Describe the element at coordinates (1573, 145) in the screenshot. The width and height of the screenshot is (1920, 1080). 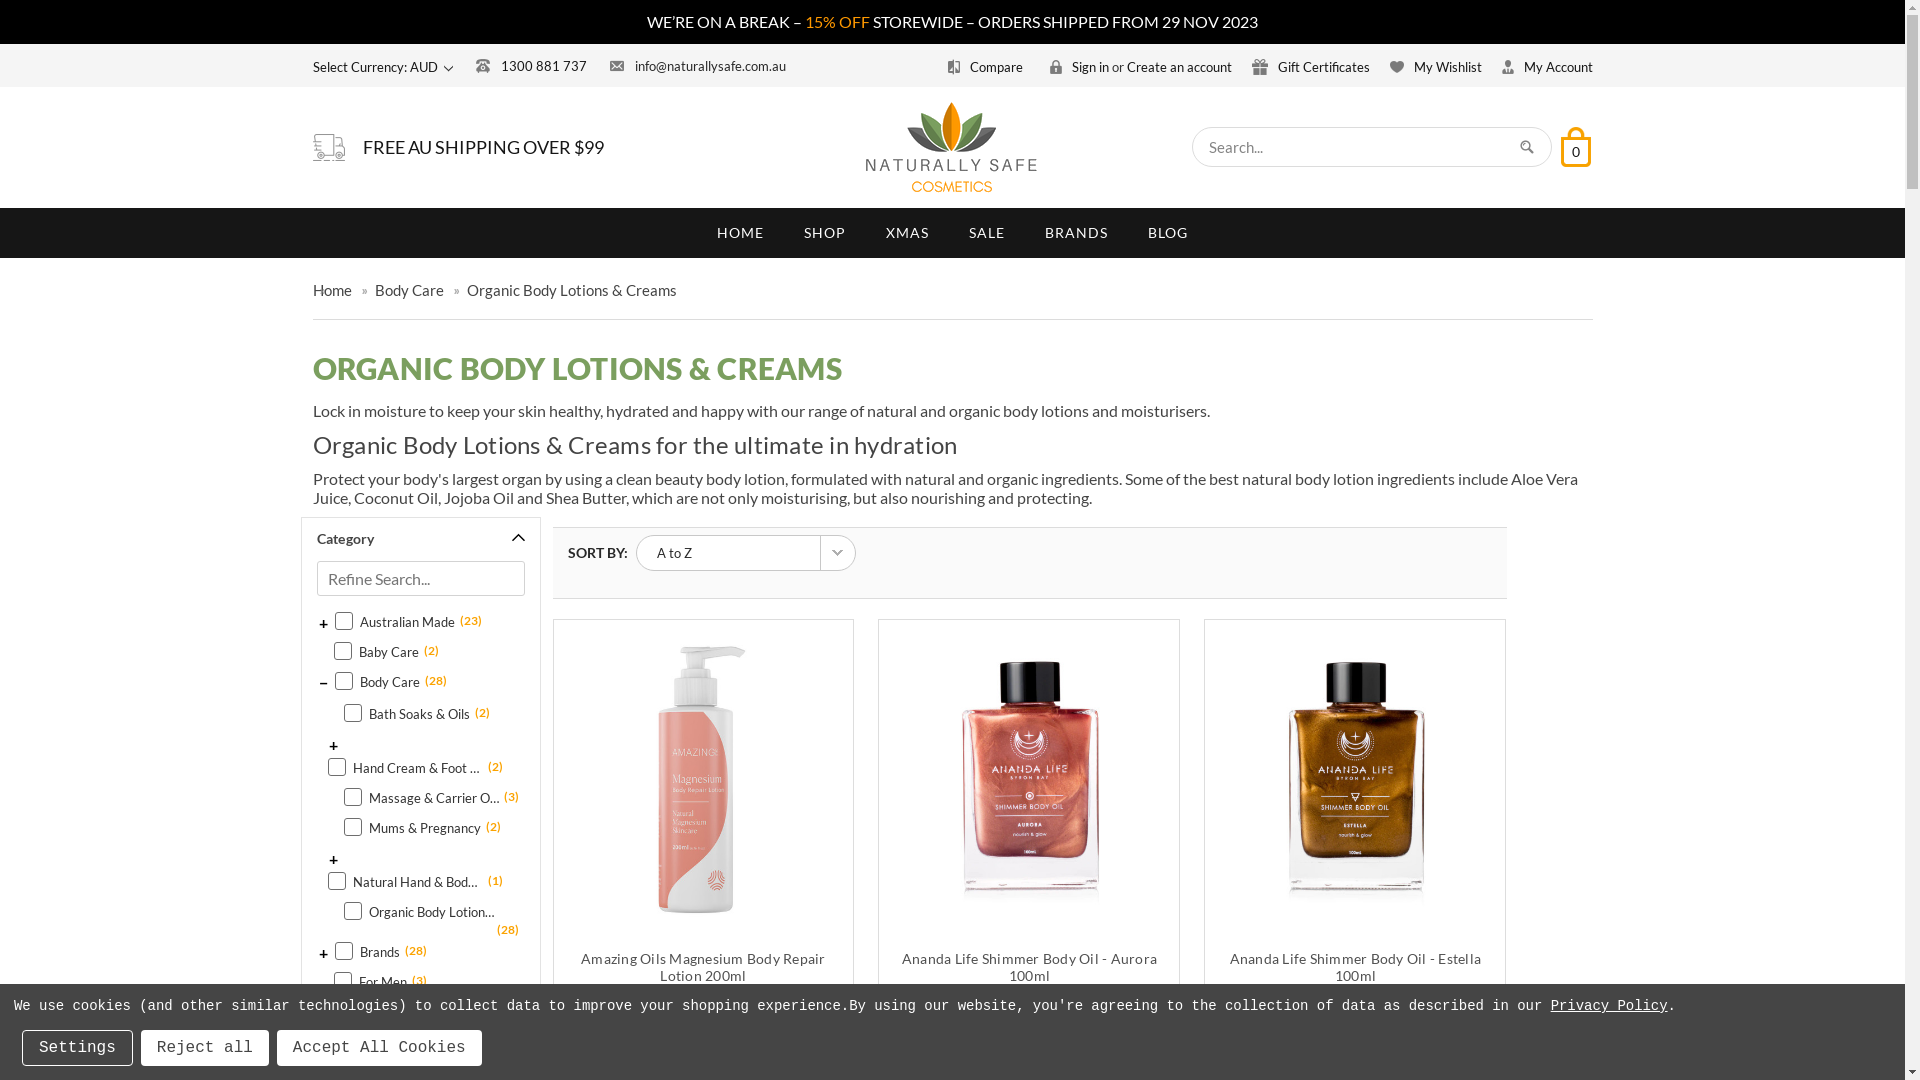
I see `'0'` at that location.